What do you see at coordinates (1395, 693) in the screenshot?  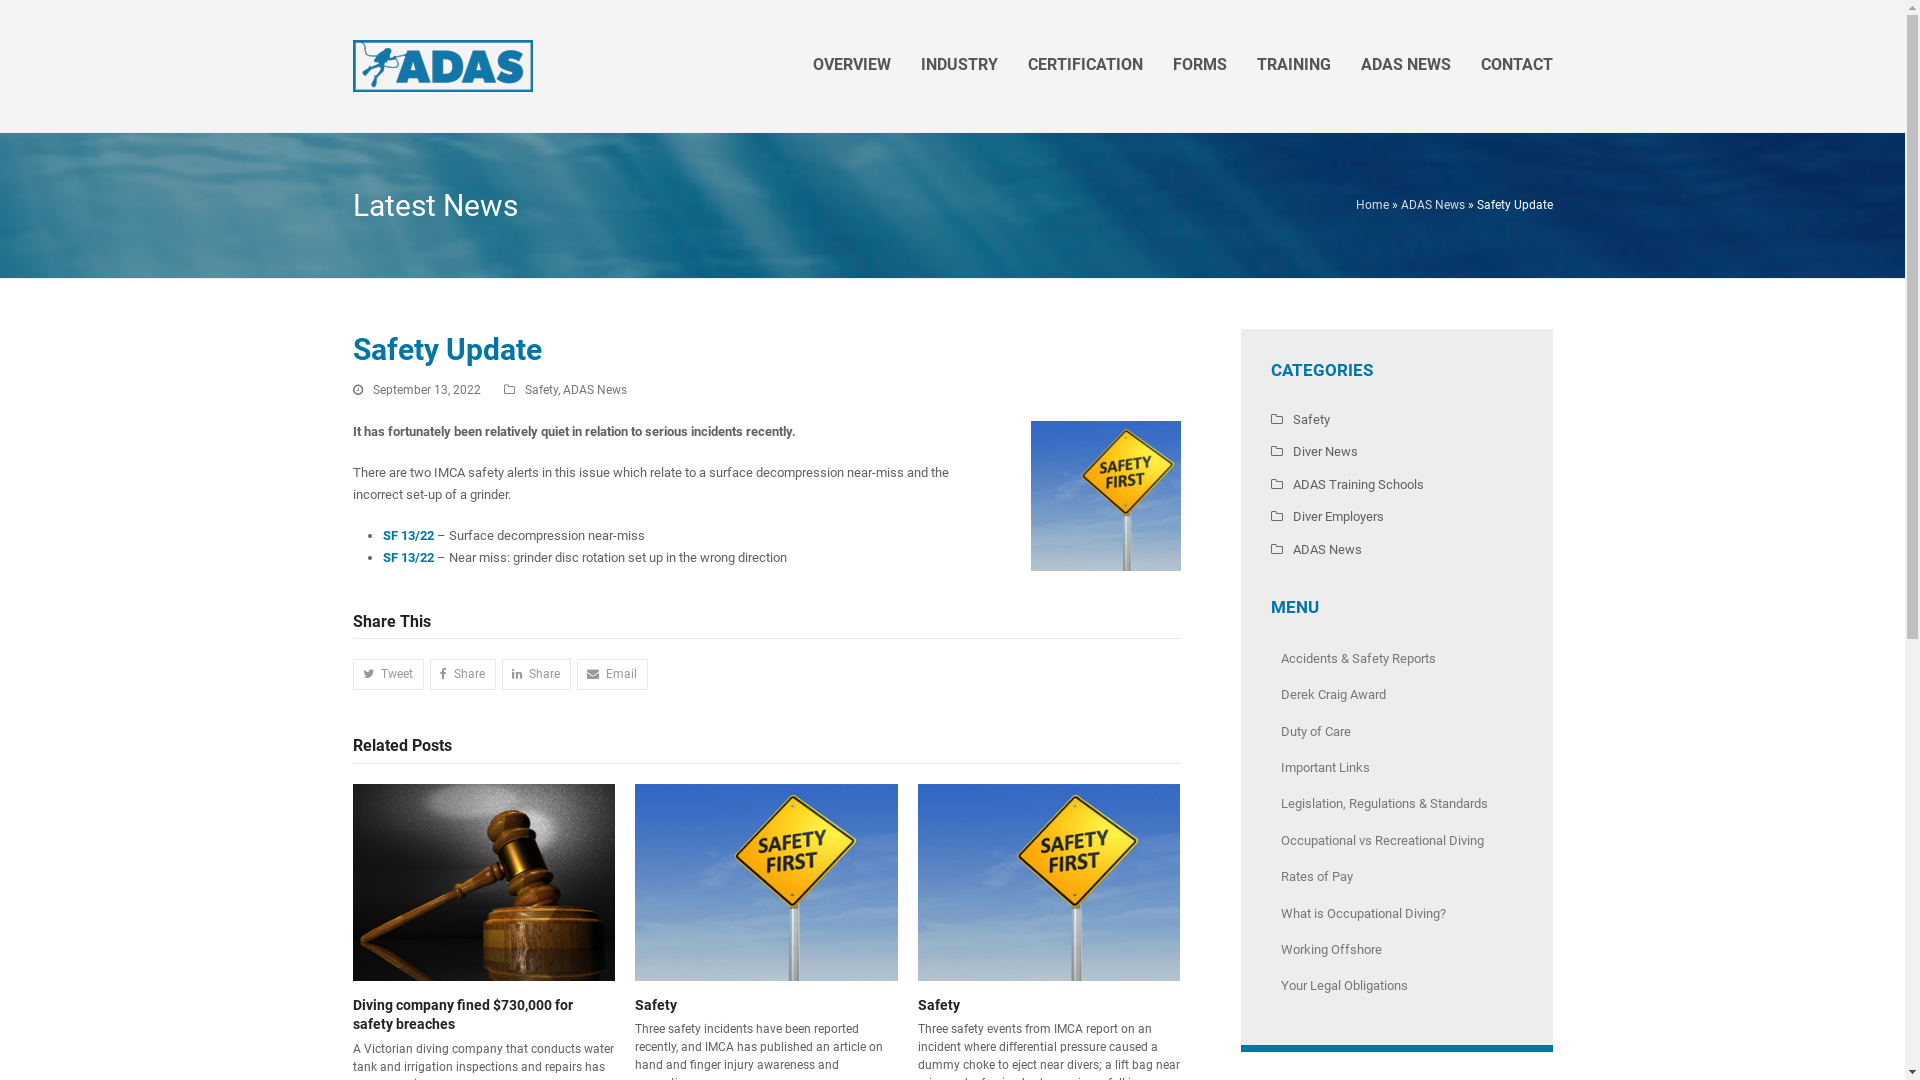 I see `'Derek Craig Award'` at bounding box center [1395, 693].